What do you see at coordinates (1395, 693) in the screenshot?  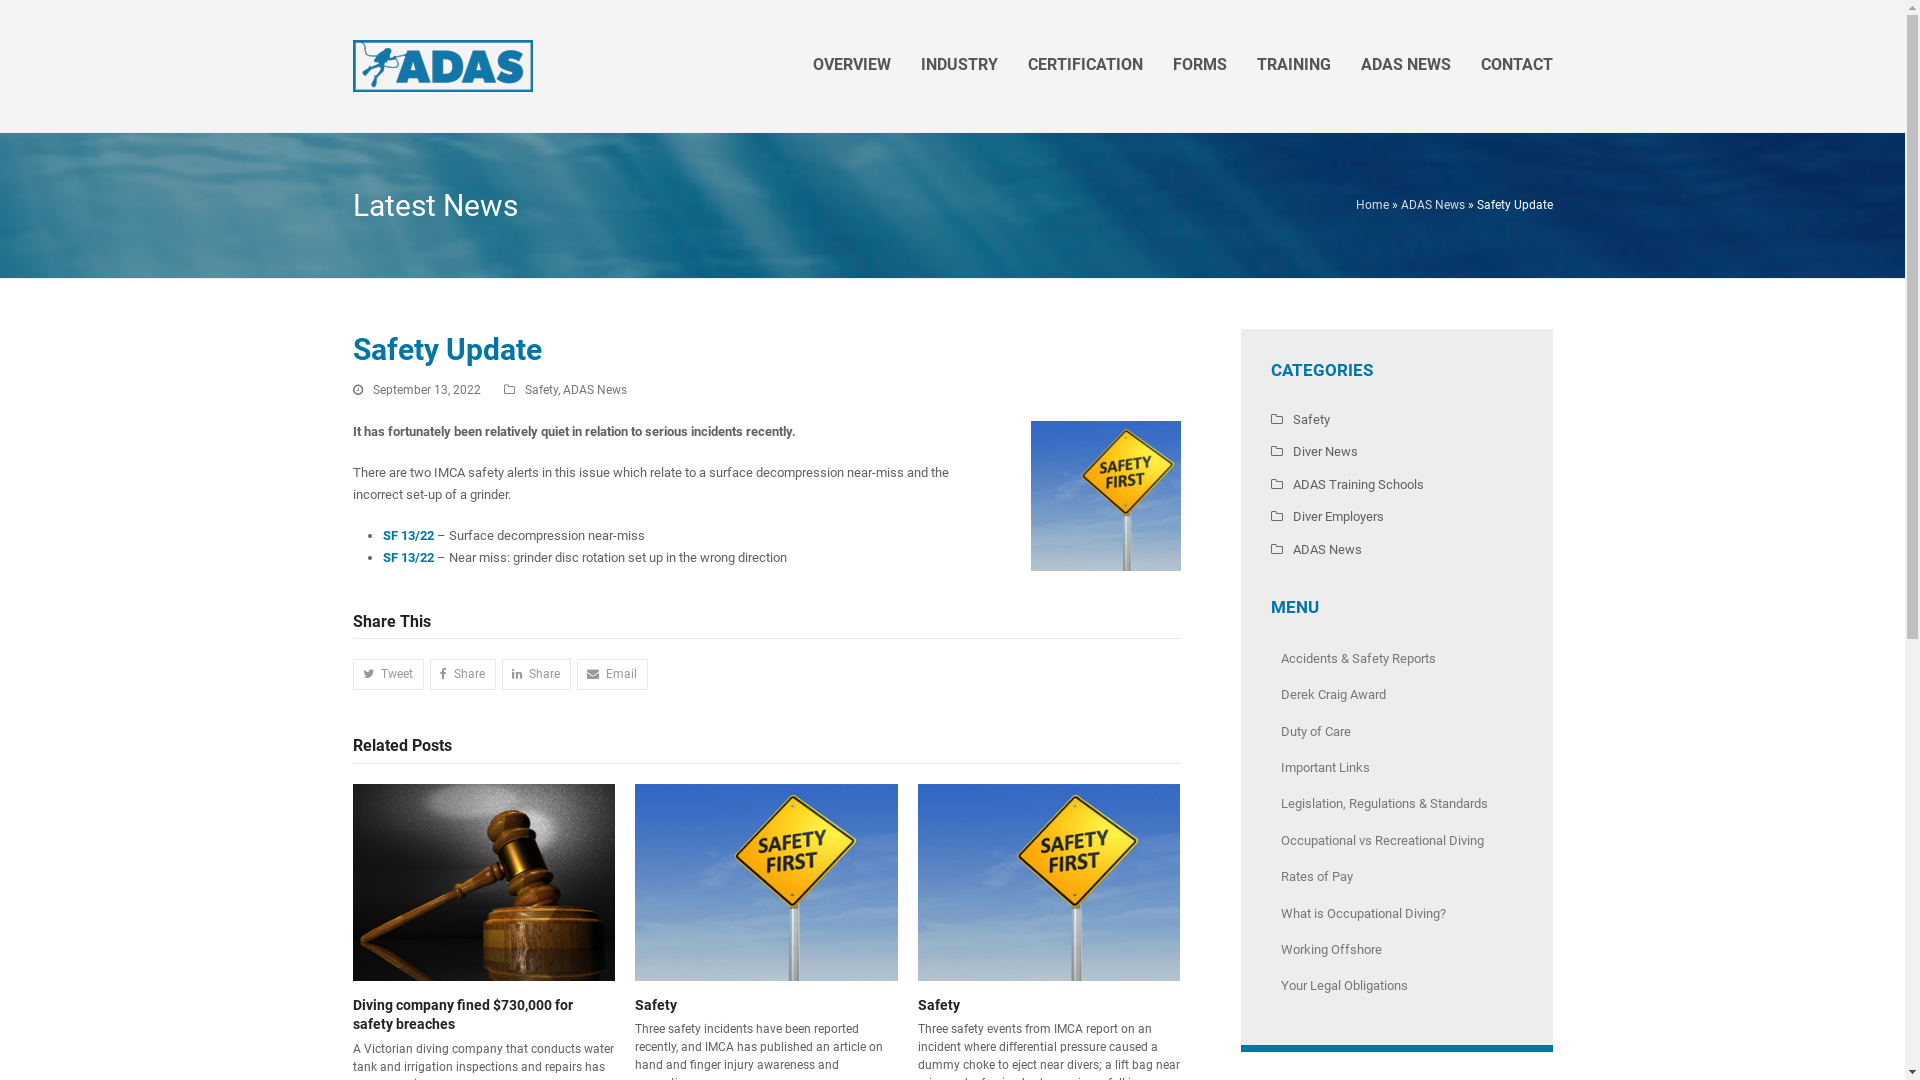 I see `'Derek Craig Award'` at bounding box center [1395, 693].